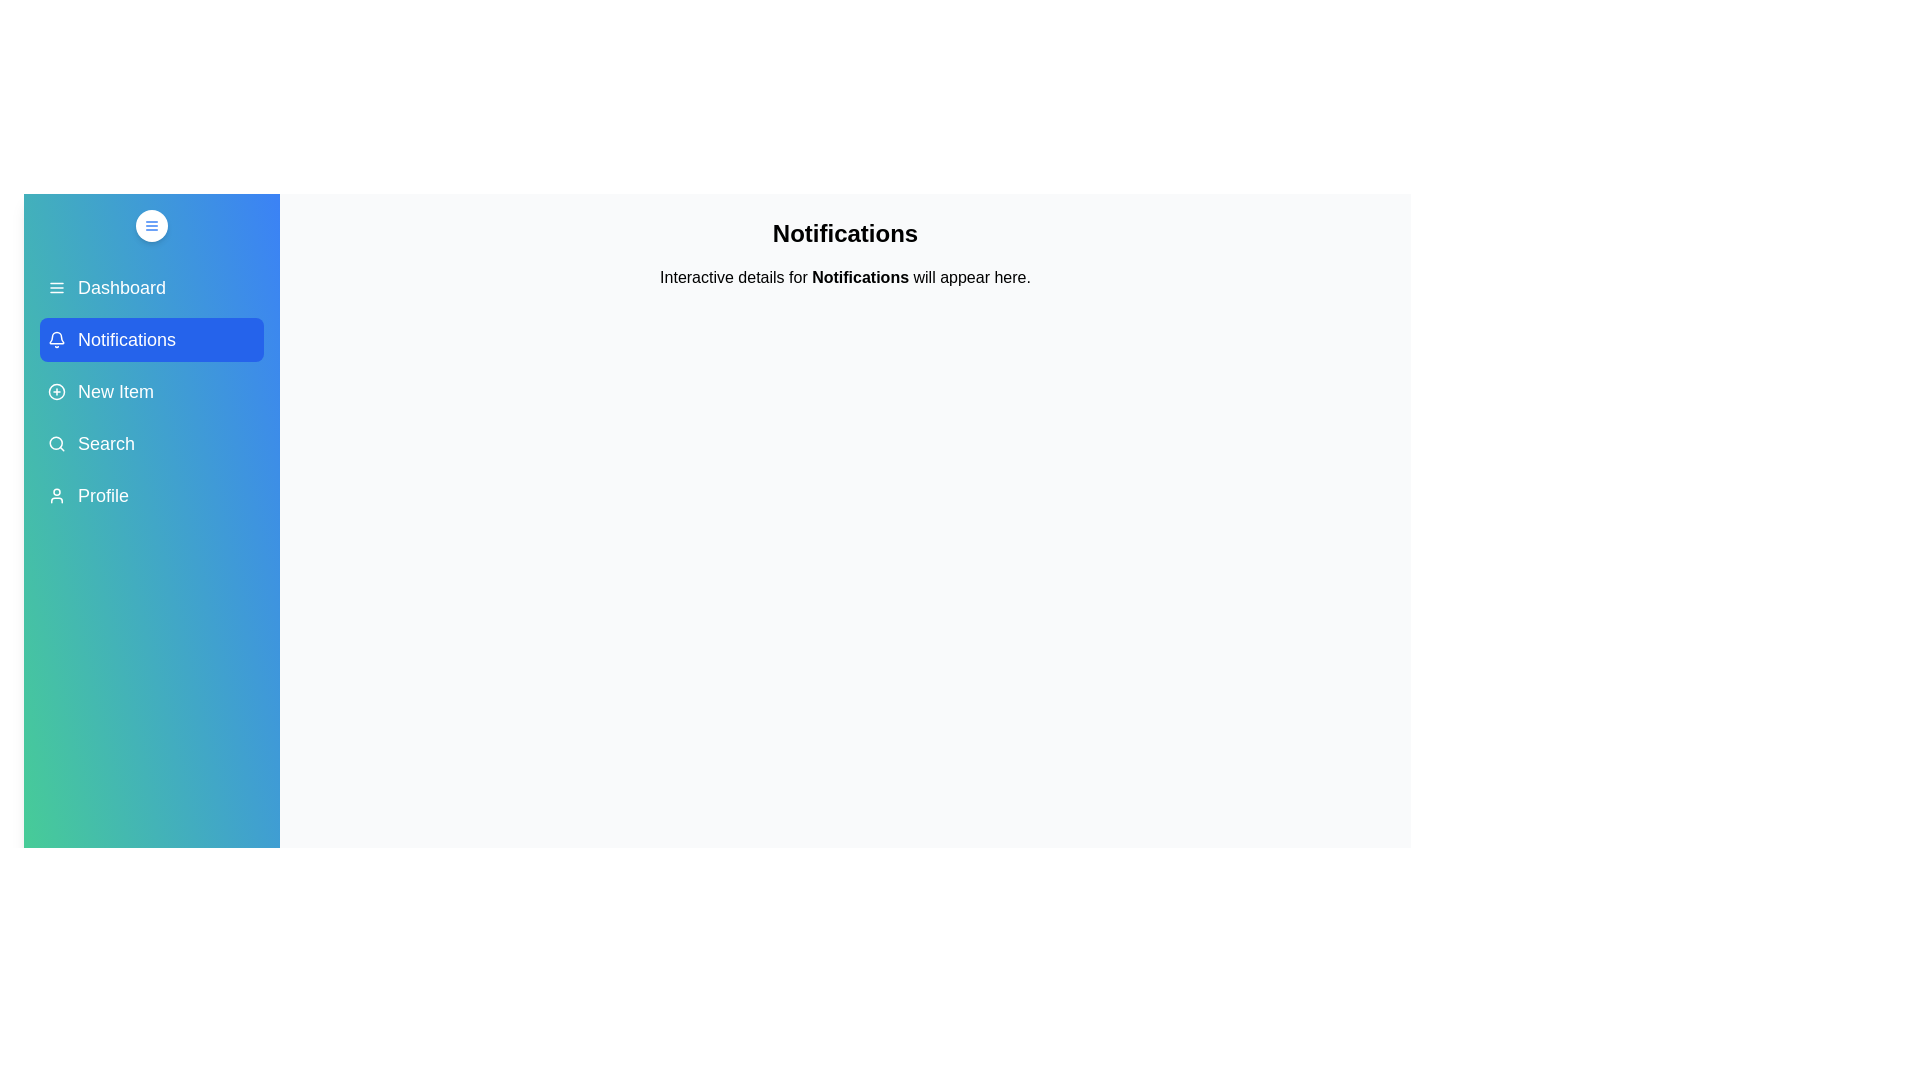  I want to click on the menu item Dashboard to view its hover effect, so click(151, 288).